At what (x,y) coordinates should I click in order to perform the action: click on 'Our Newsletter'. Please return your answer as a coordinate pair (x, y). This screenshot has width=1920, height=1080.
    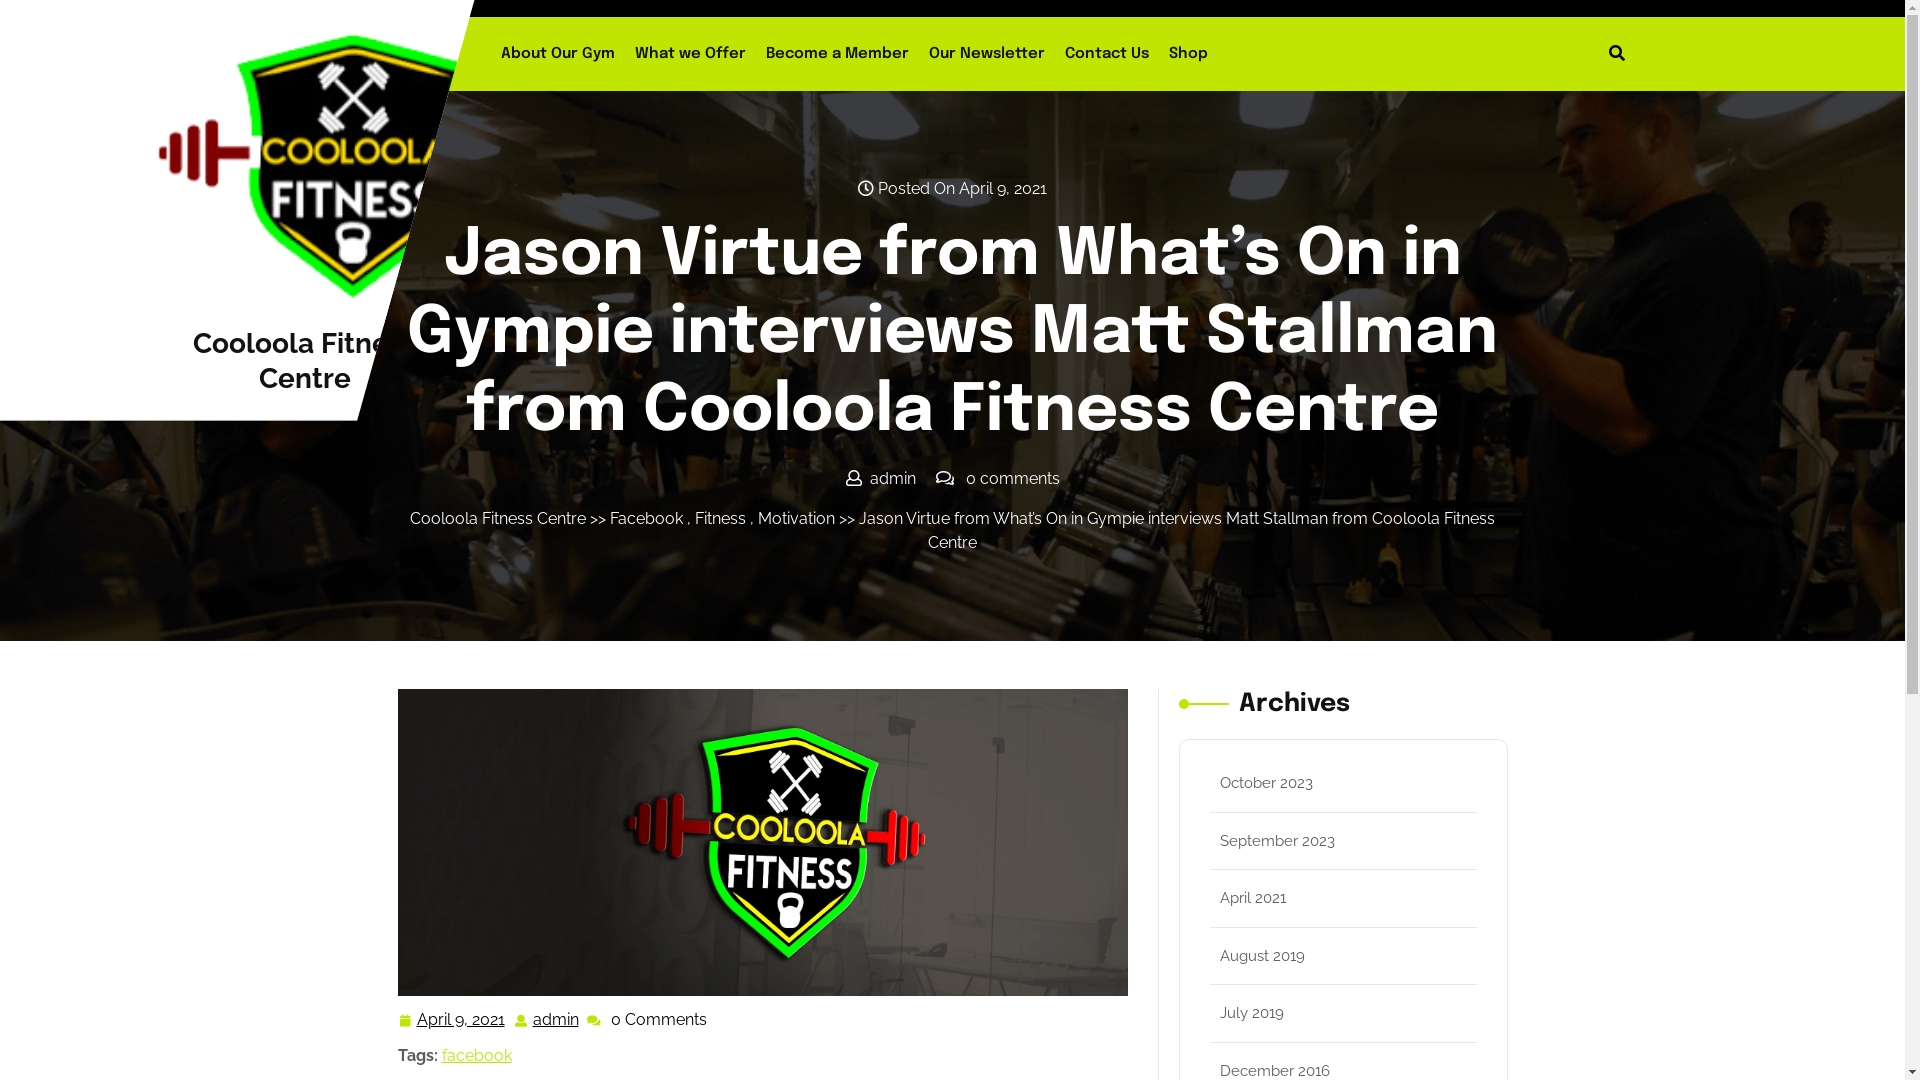
    Looking at the image, I should click on (987, 52).